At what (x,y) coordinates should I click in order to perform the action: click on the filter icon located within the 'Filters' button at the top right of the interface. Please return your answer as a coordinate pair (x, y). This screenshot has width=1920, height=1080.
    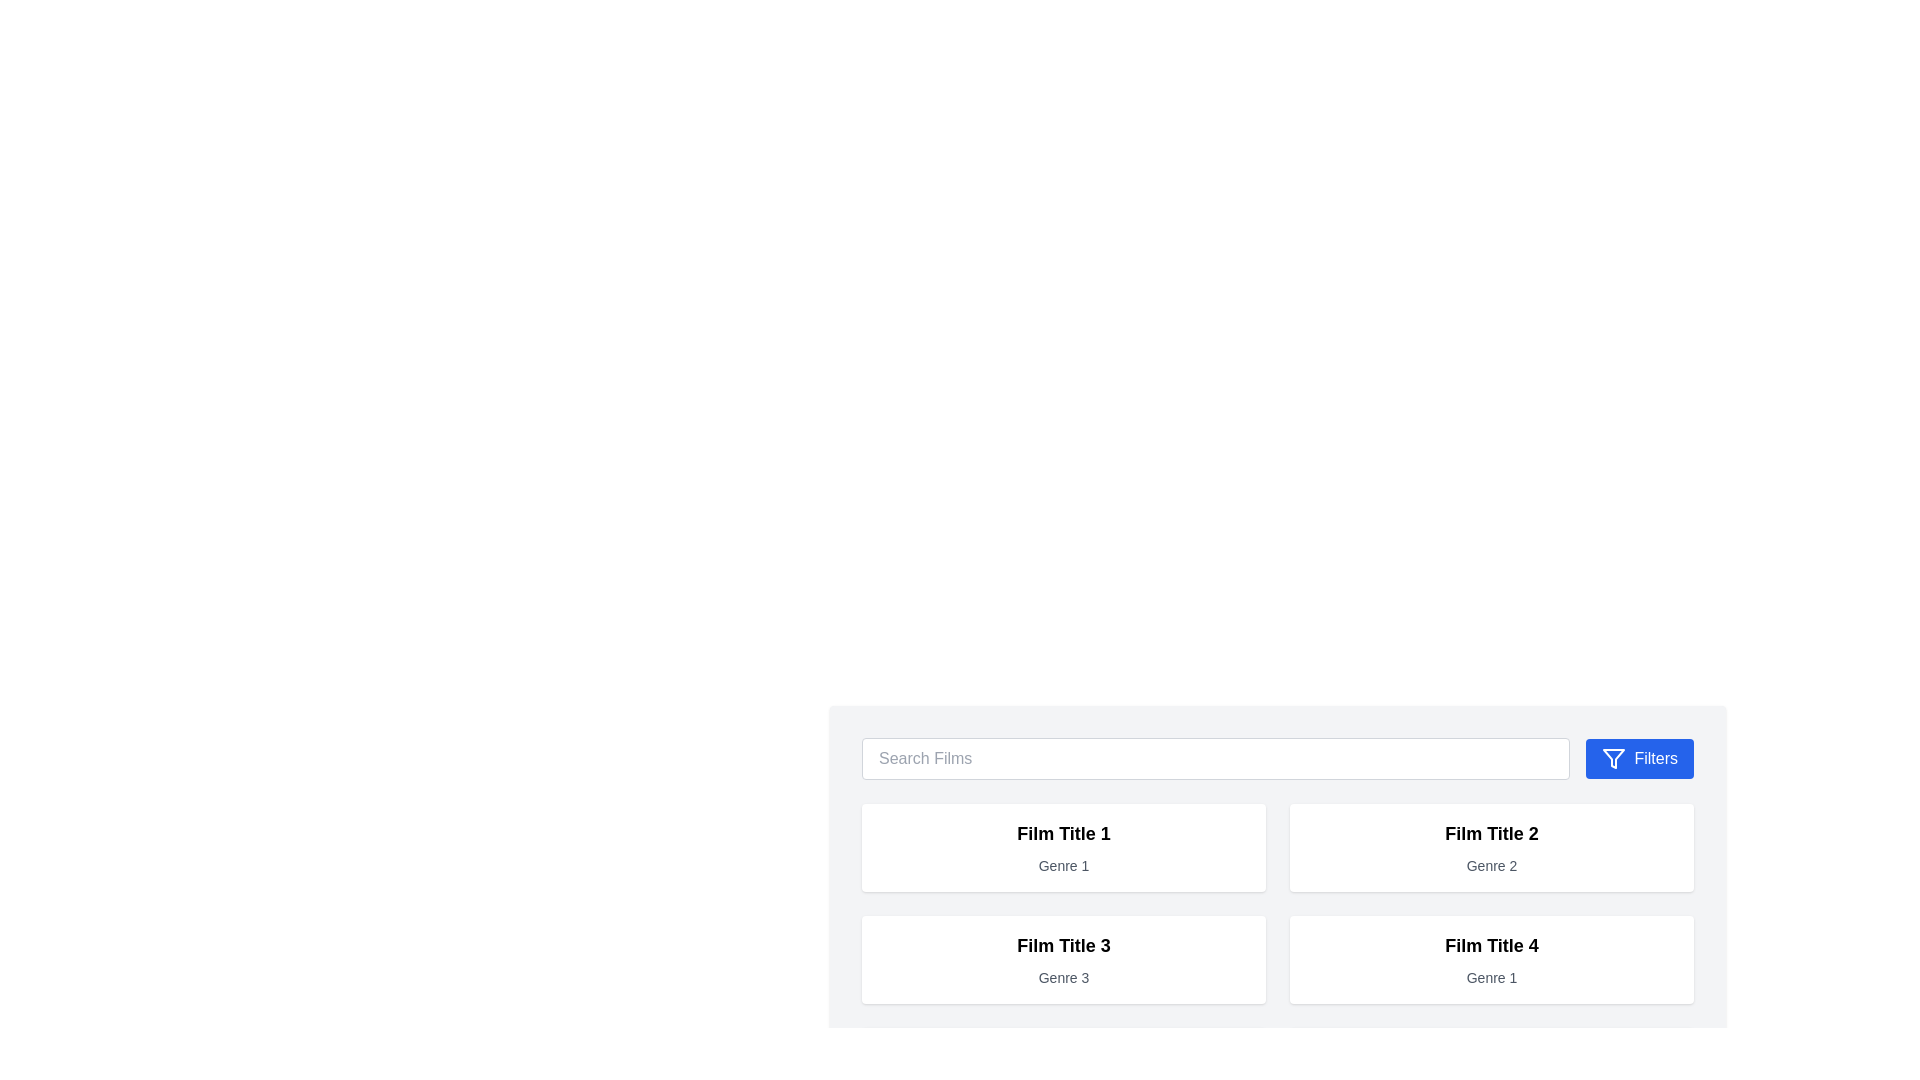
    Looking at the image, I should click on (1614, 759).